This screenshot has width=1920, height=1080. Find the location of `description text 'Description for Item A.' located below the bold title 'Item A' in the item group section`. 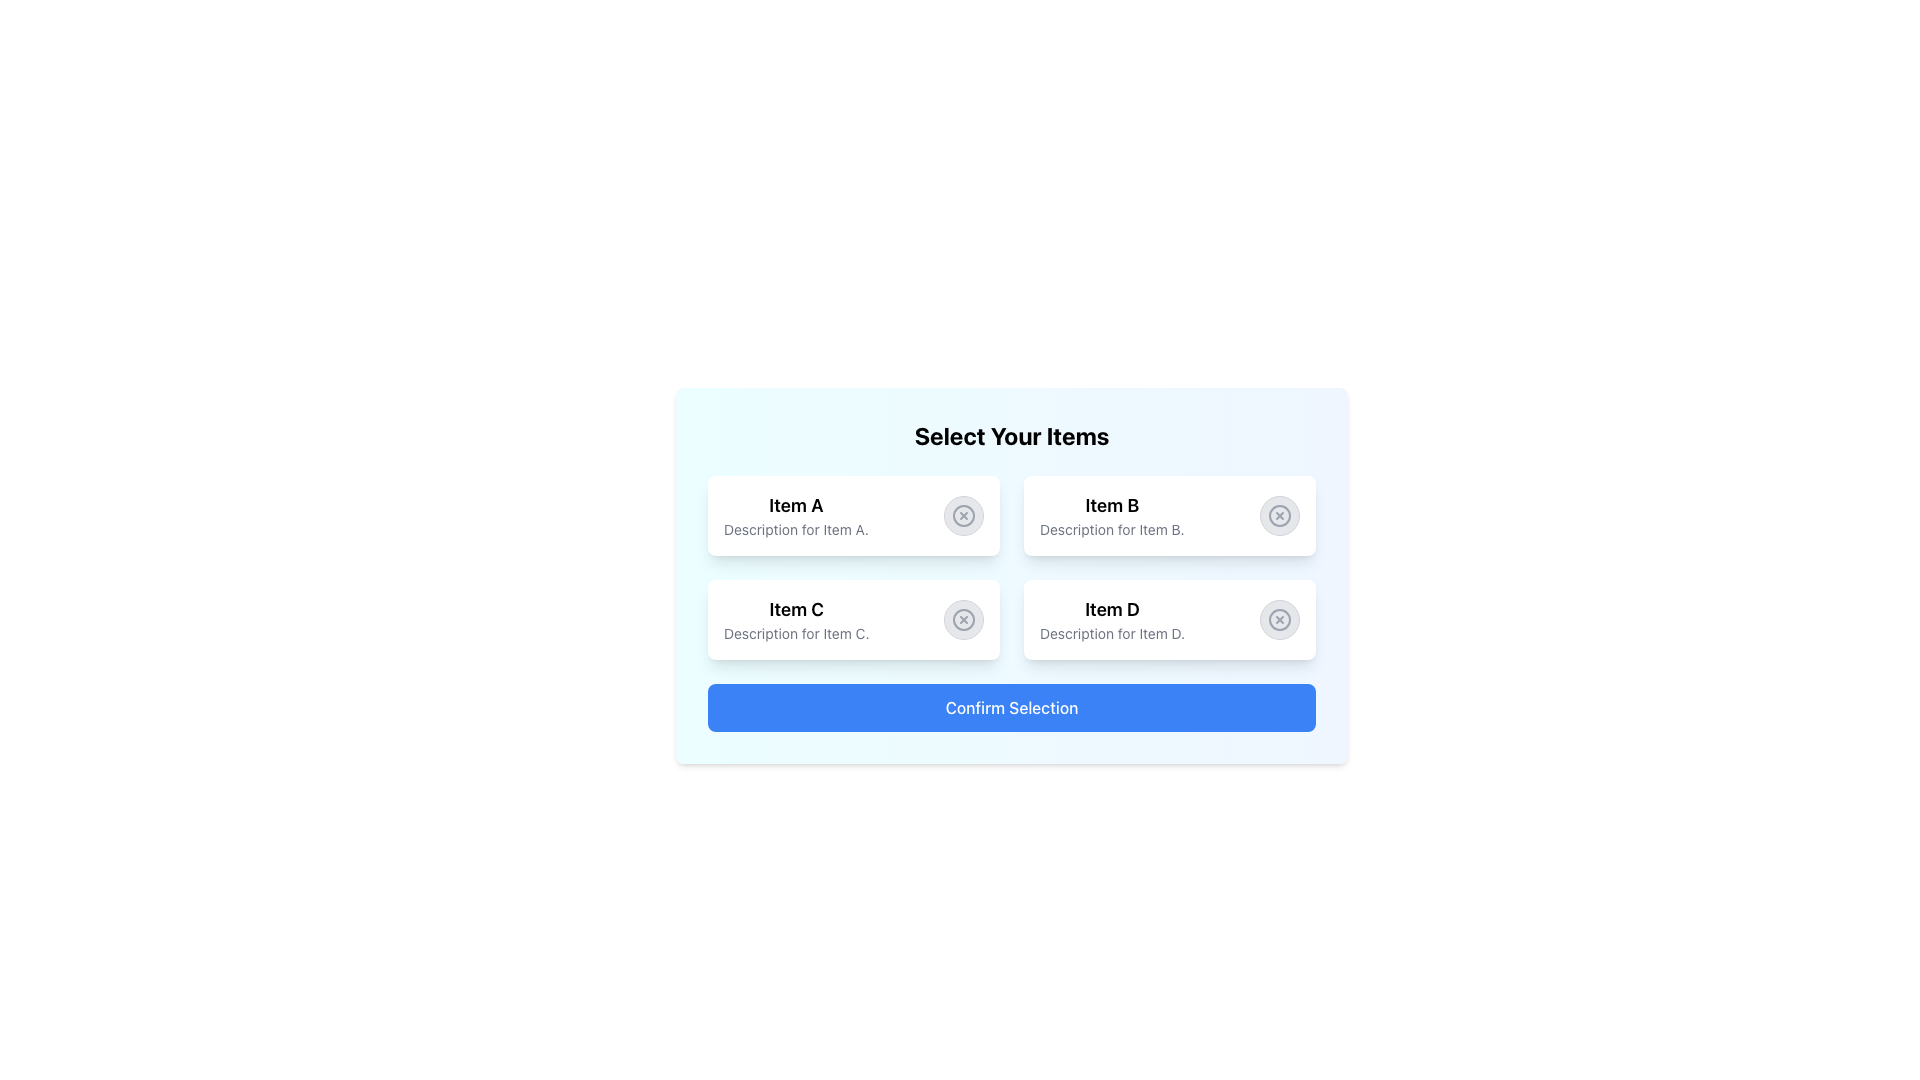

description text 'Description for Item A.' located below the bold title 'Item A' in the item group section is located at coordinates (795, 528).